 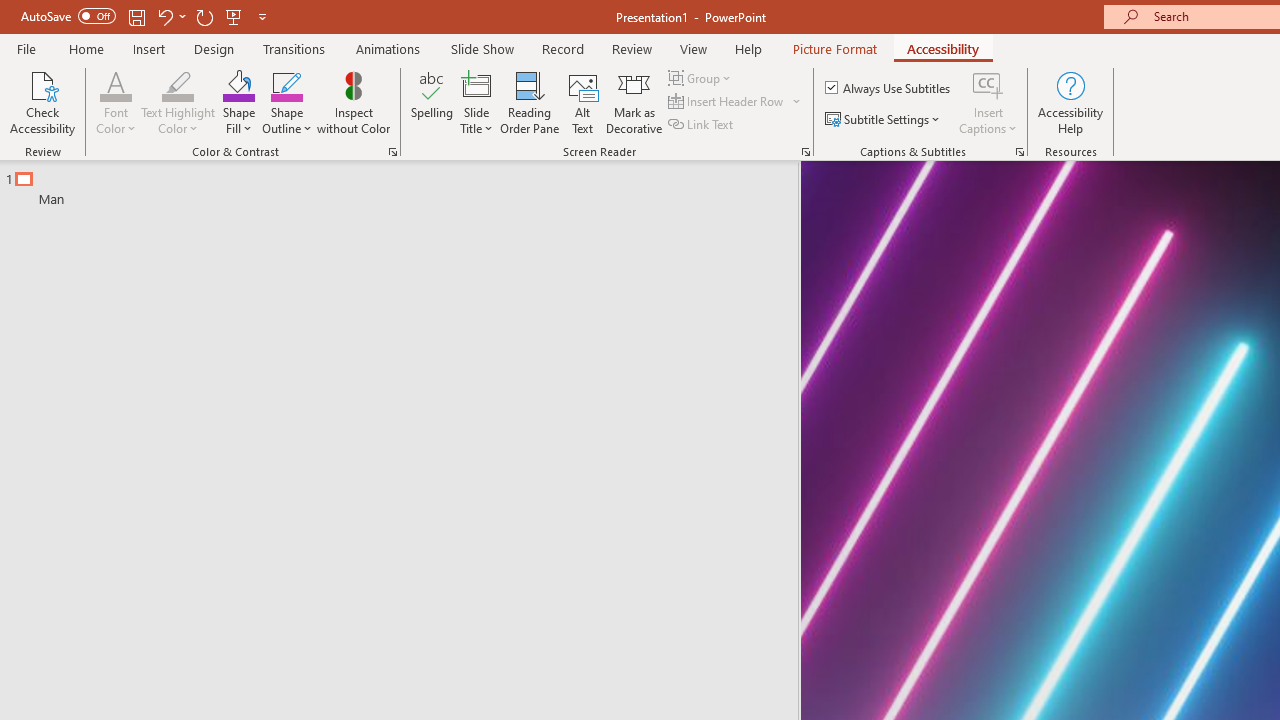 I want to click on 'Home', so click(x=85, y=48).